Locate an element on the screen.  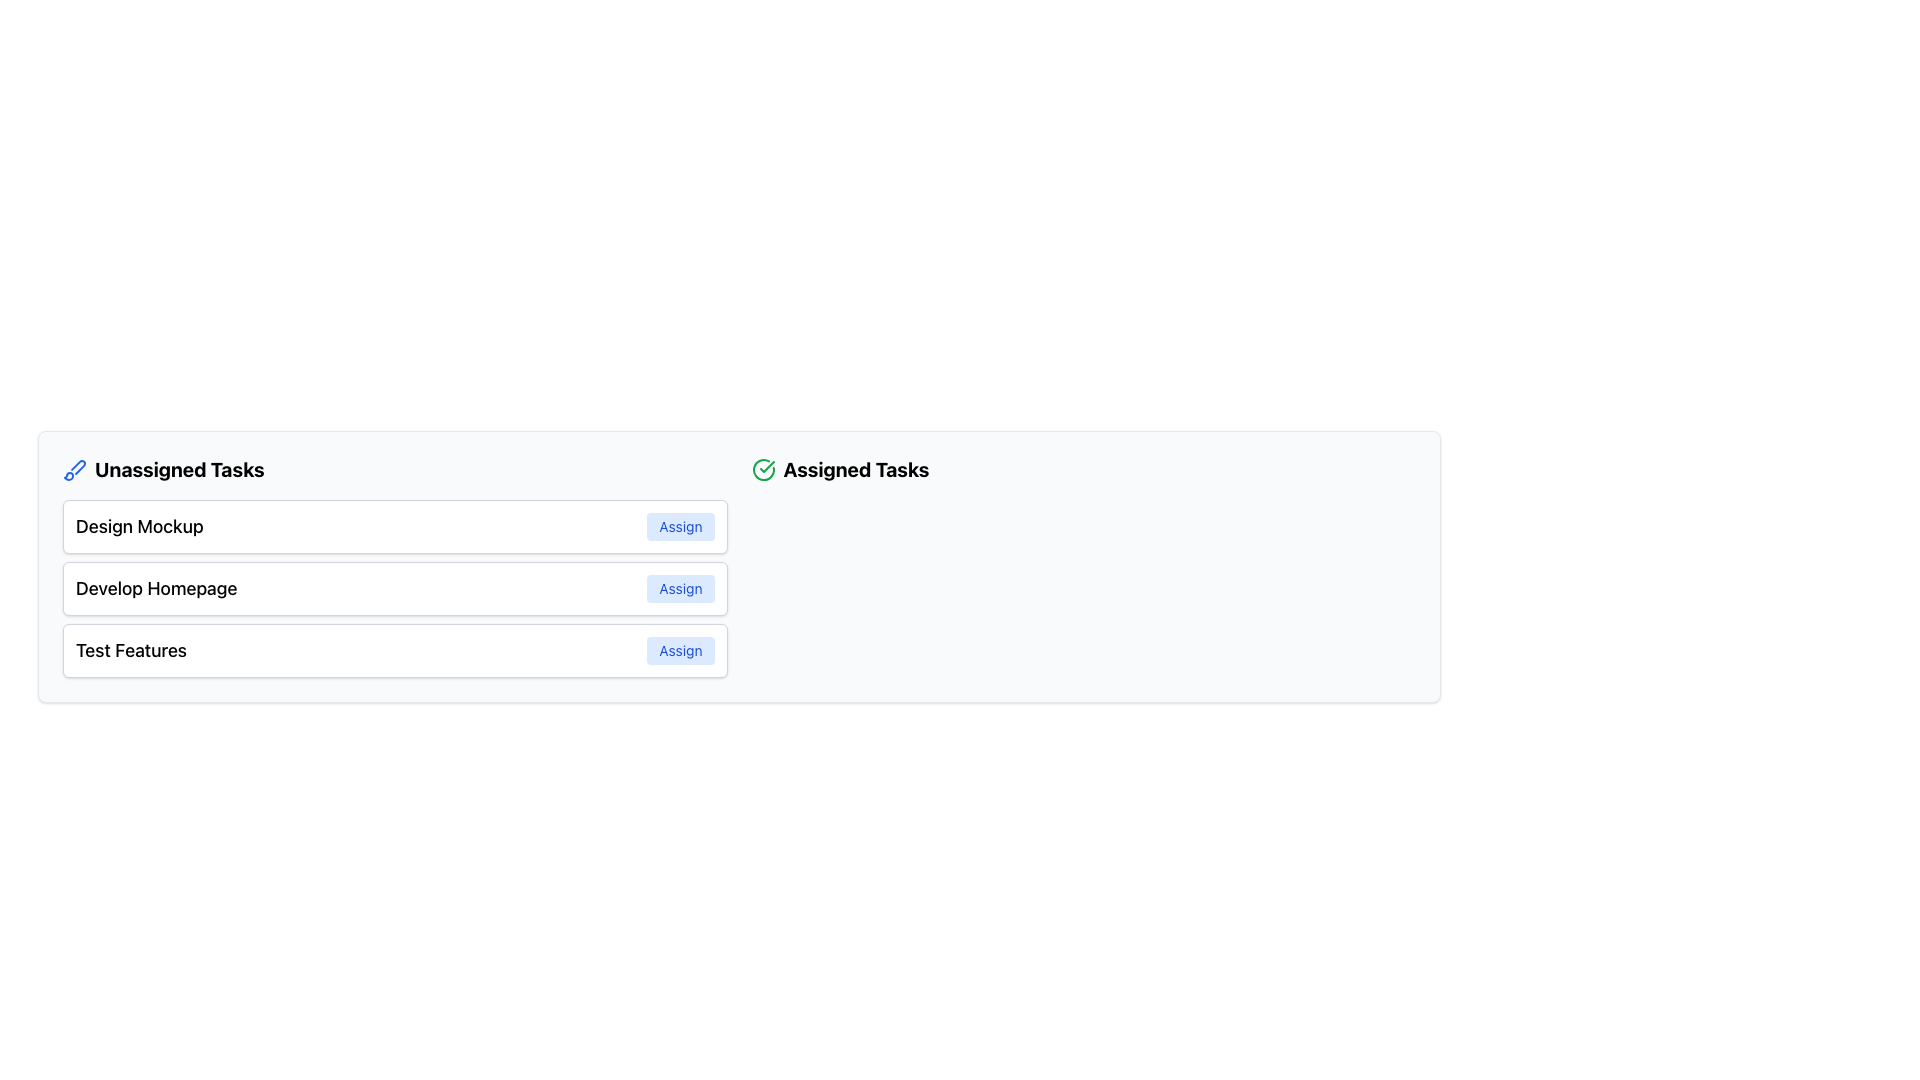
the button located to the right of the 'Develop Homepage' label is located at coordinates (681, 588).